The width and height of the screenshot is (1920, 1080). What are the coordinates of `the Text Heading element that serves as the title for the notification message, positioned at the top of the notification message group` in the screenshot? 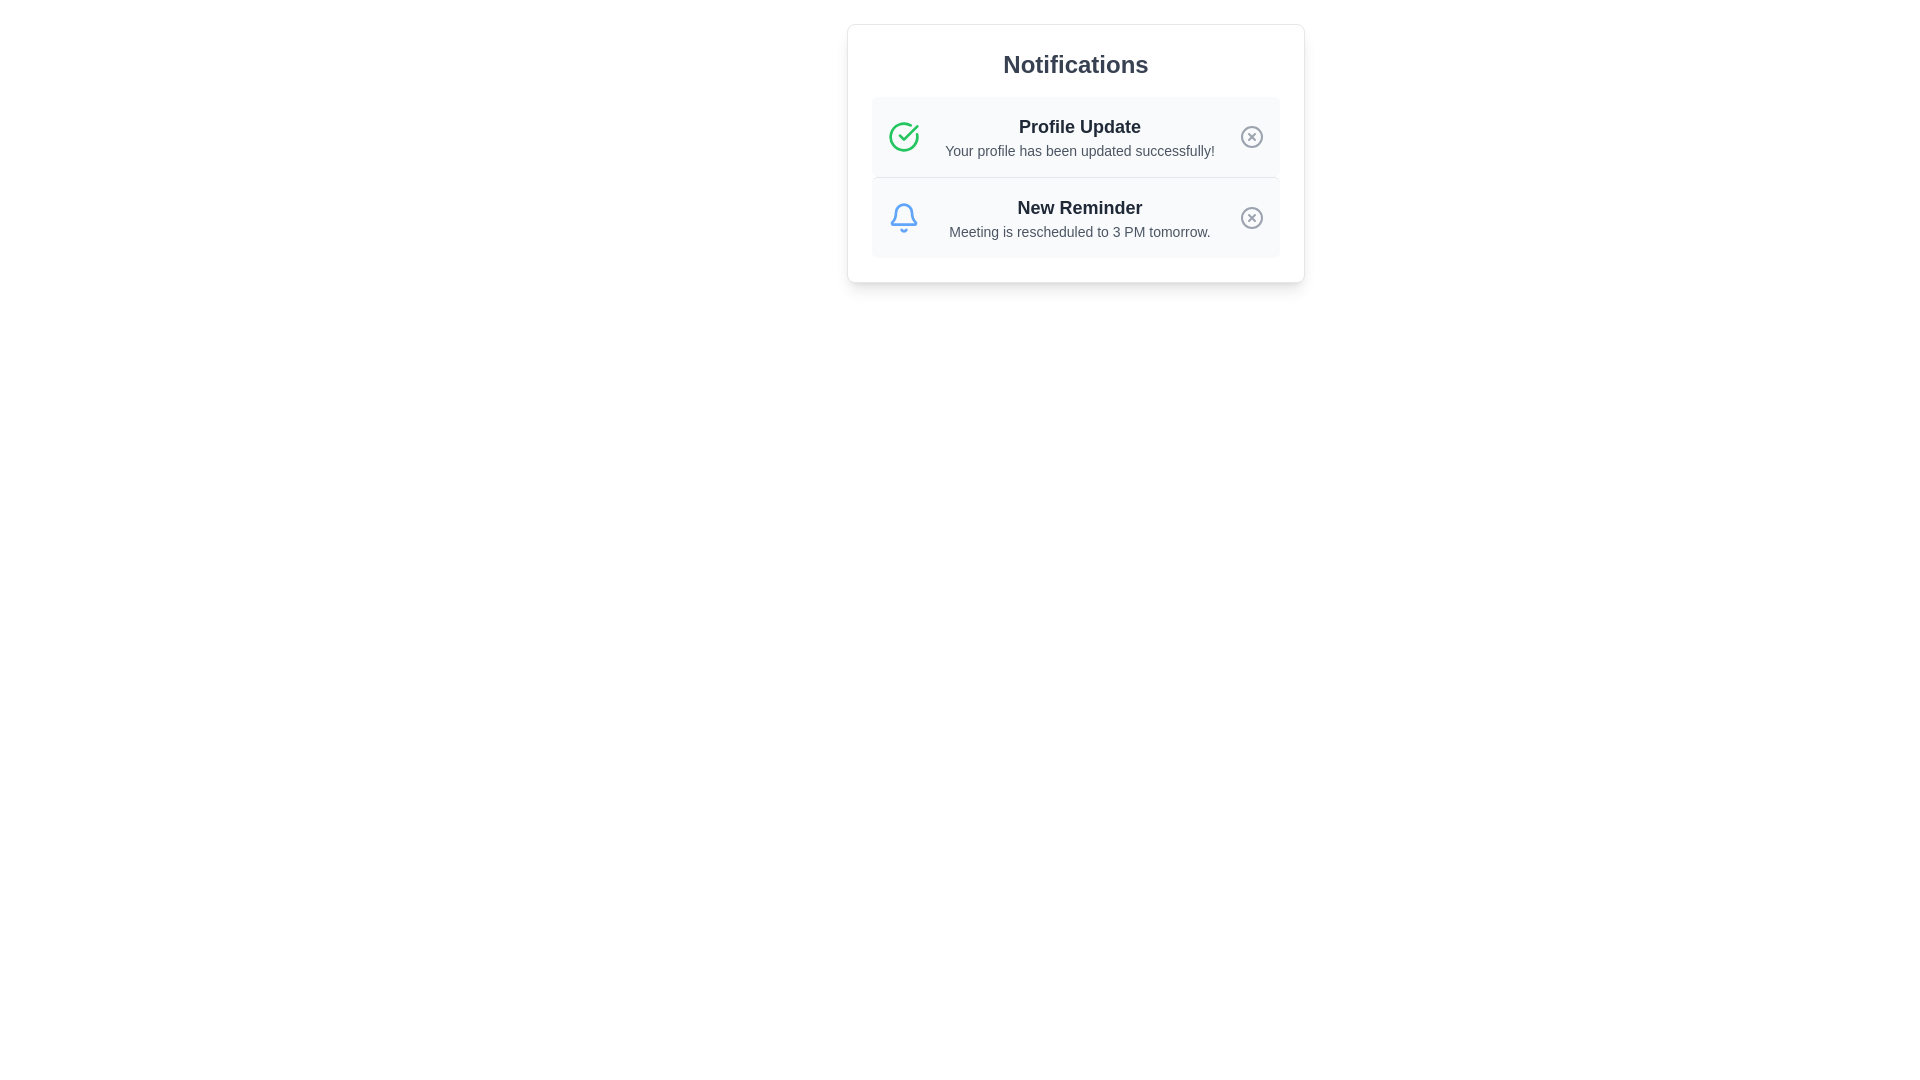 It's located at (1079, 127).